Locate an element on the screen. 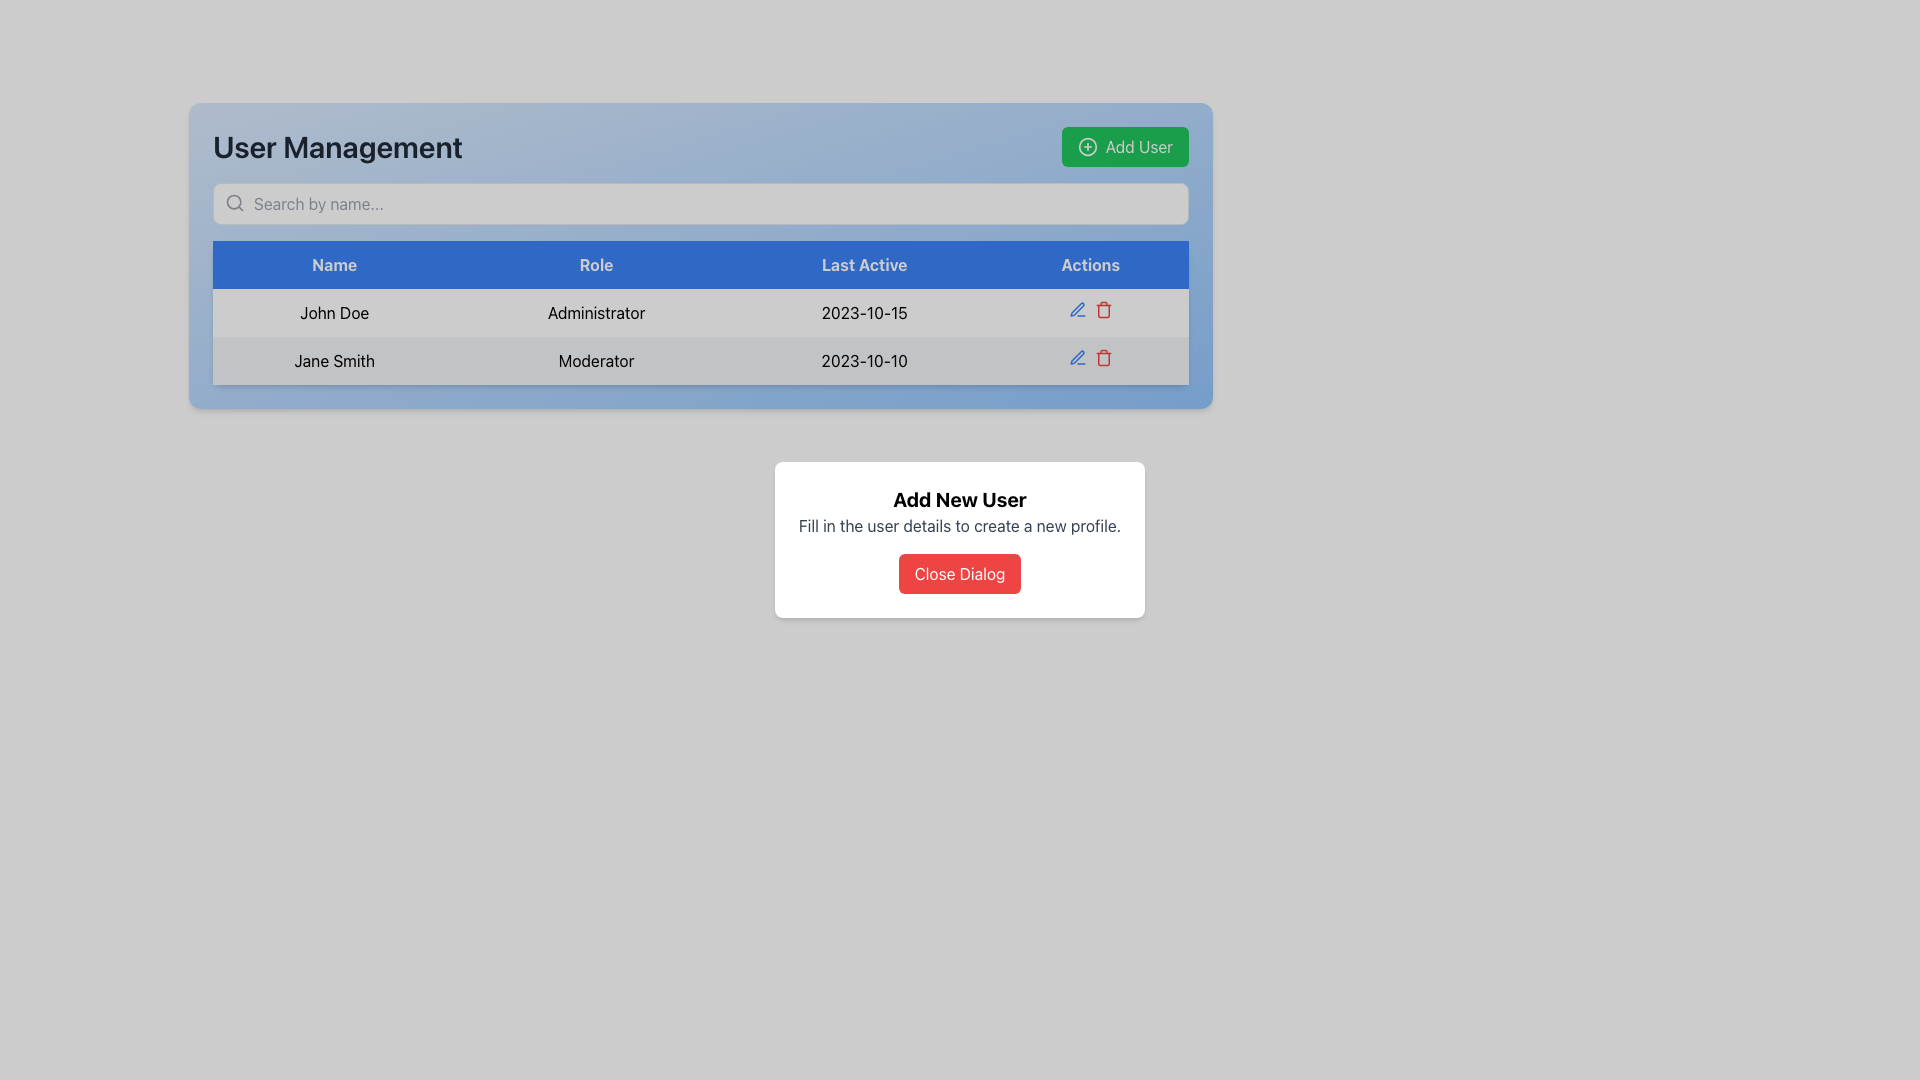 The height and width of the screenshot is (1080, 1920). the bold textual heading labeled 'User Management' that is prominently displayed on a blue background is located at coordinates (338, 145).